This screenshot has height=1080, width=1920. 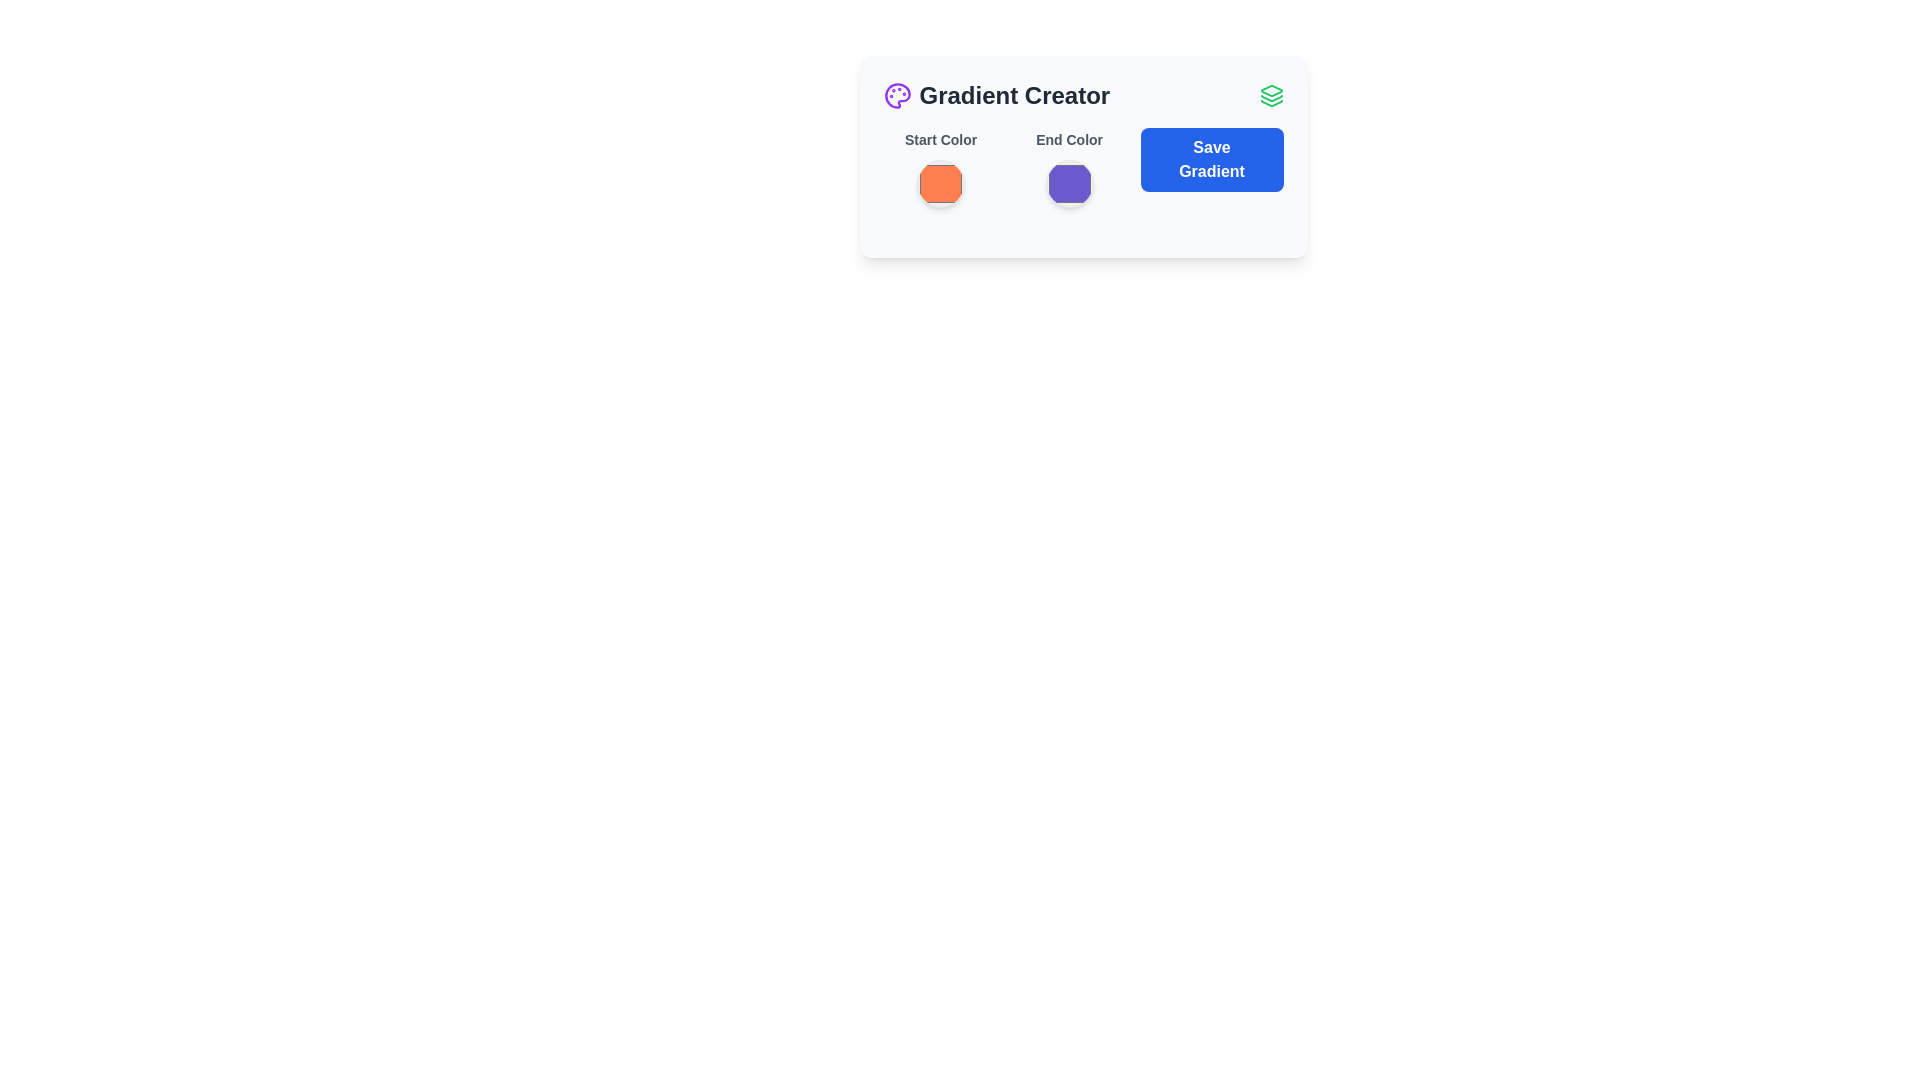 I want to click on the 'Save Gradient' button, which is a rectangular button with a blue background and white bold text, so click(x=1211, y=158).